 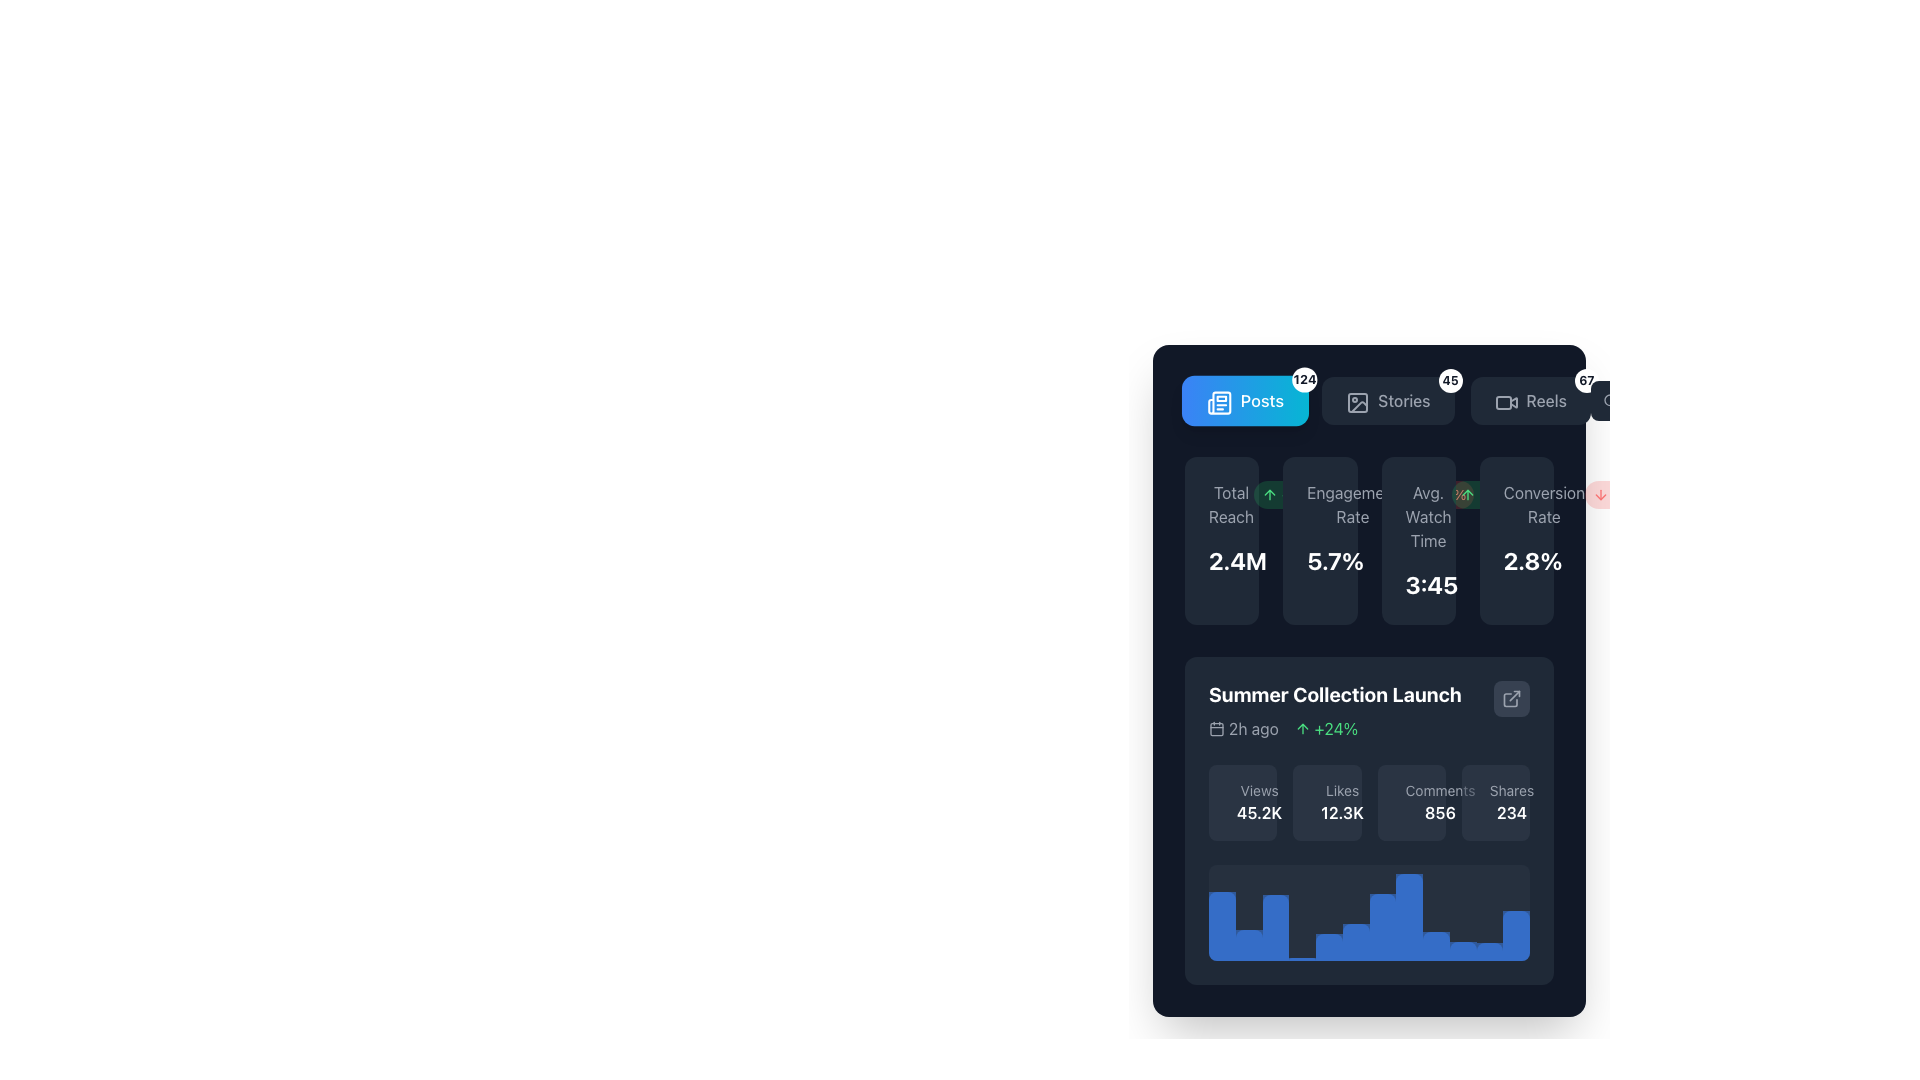 I want to click on the second informational card displaying likes, which is located between the 'Views' and 'Comments' cards in the grid below the 'Summer Collection Launch' title, so click(x=1327, y=801).